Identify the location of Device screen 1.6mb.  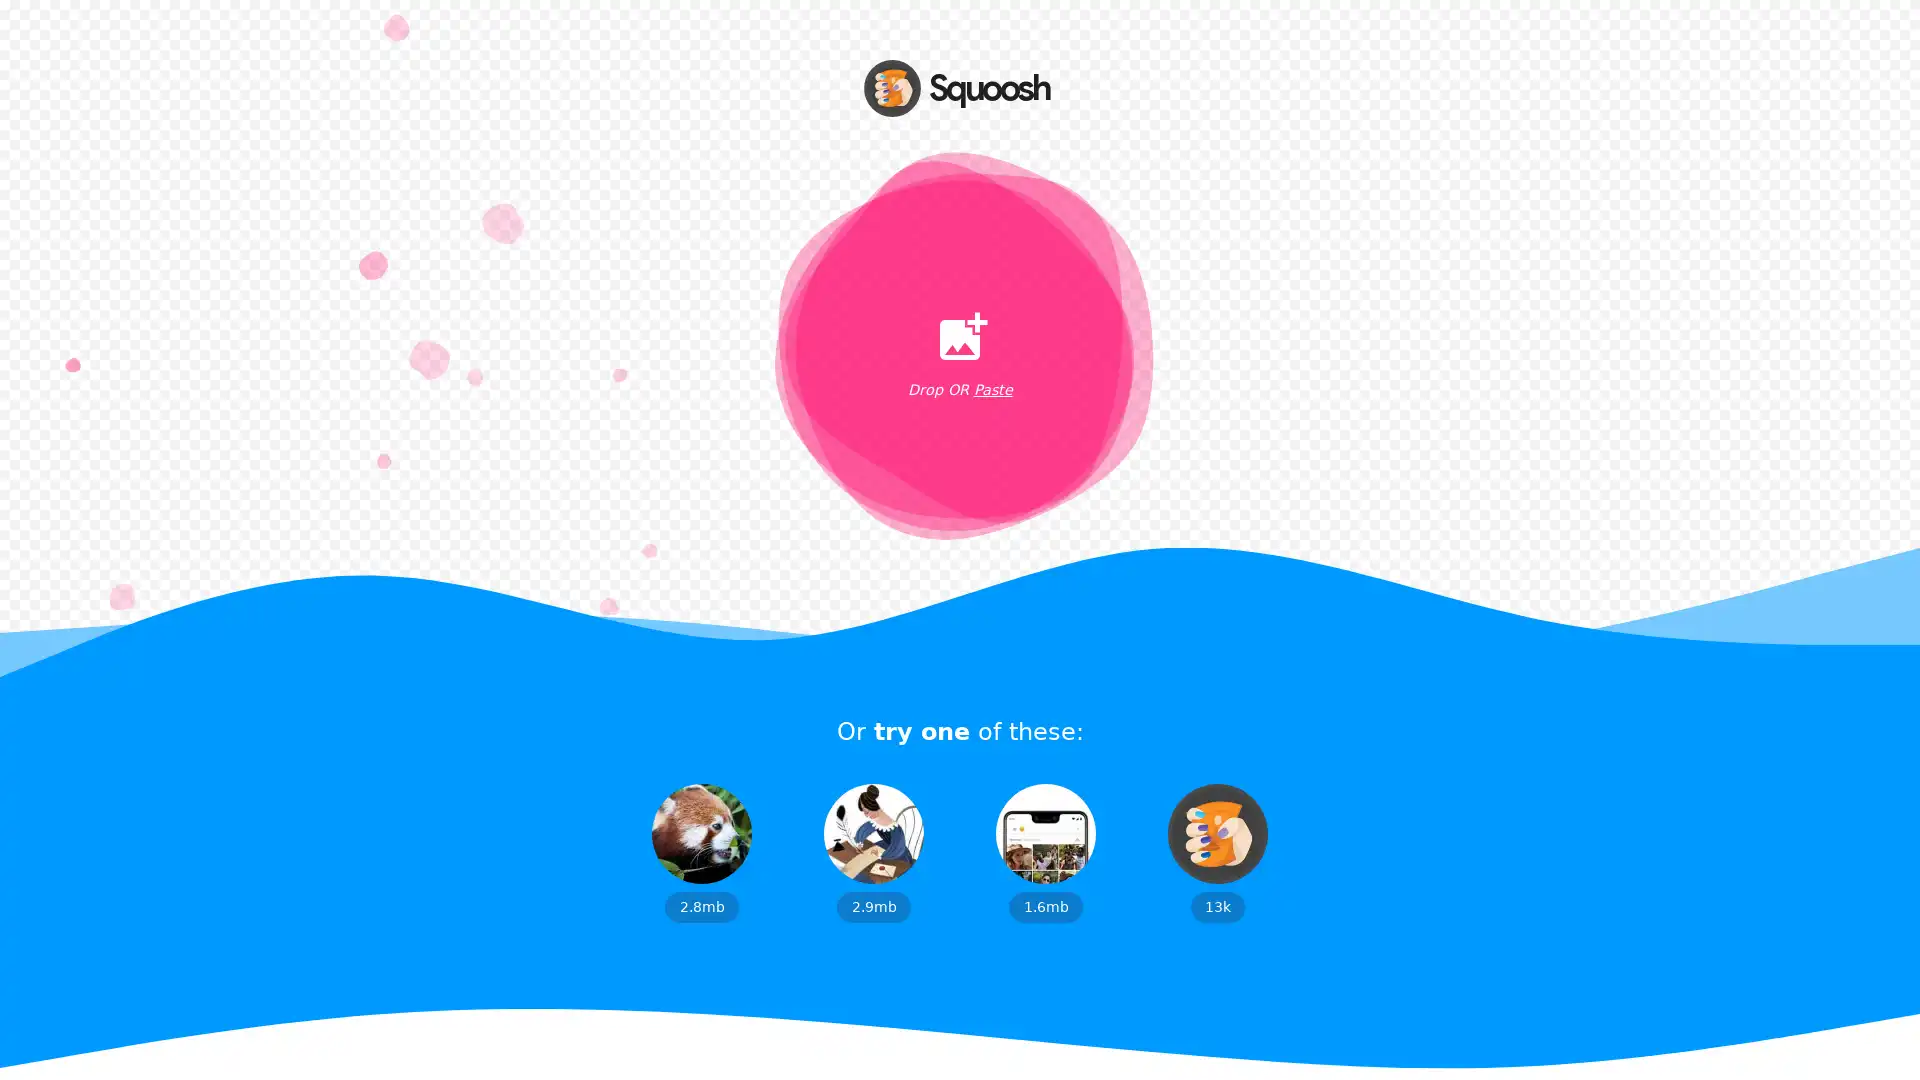
(1045, 852).